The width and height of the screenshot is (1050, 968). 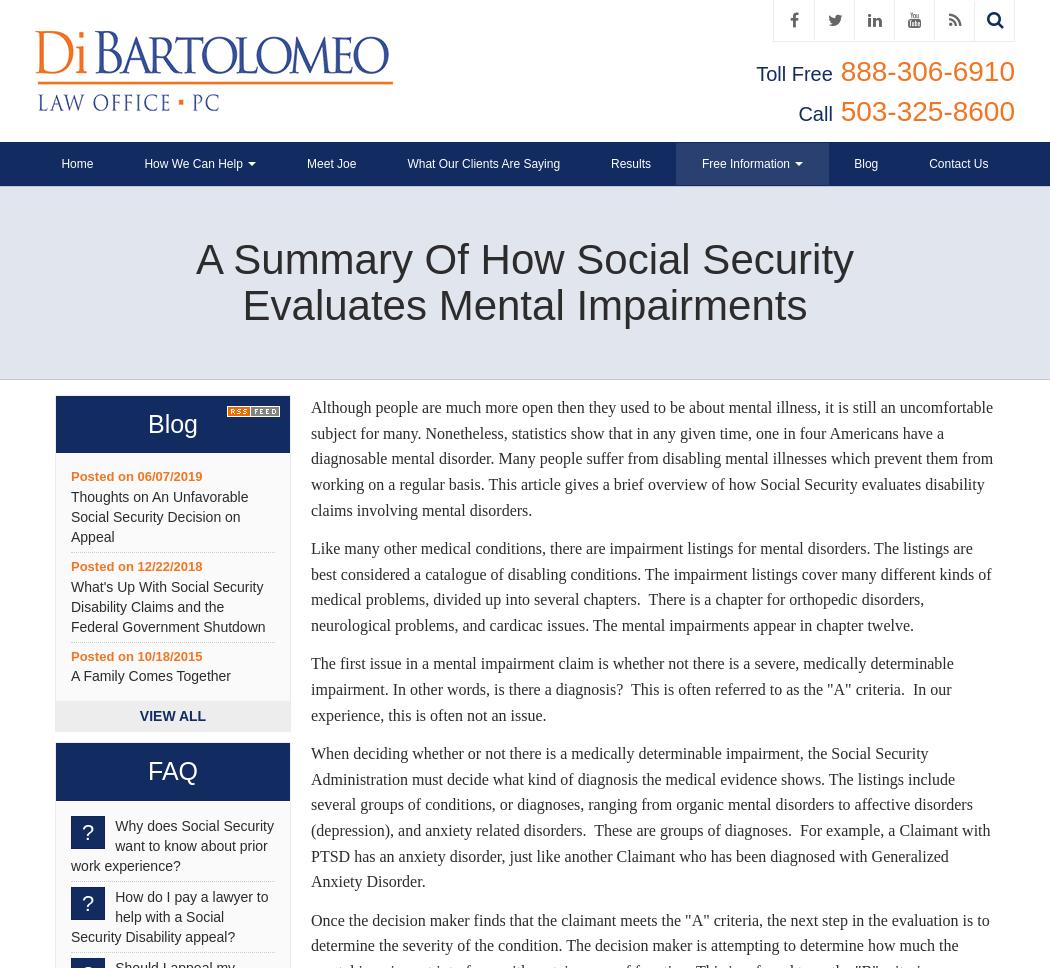 What do you see at coordinates (745, 163) in the screenshot?
I see `'Free Information'` at bounding box center [745, 163].